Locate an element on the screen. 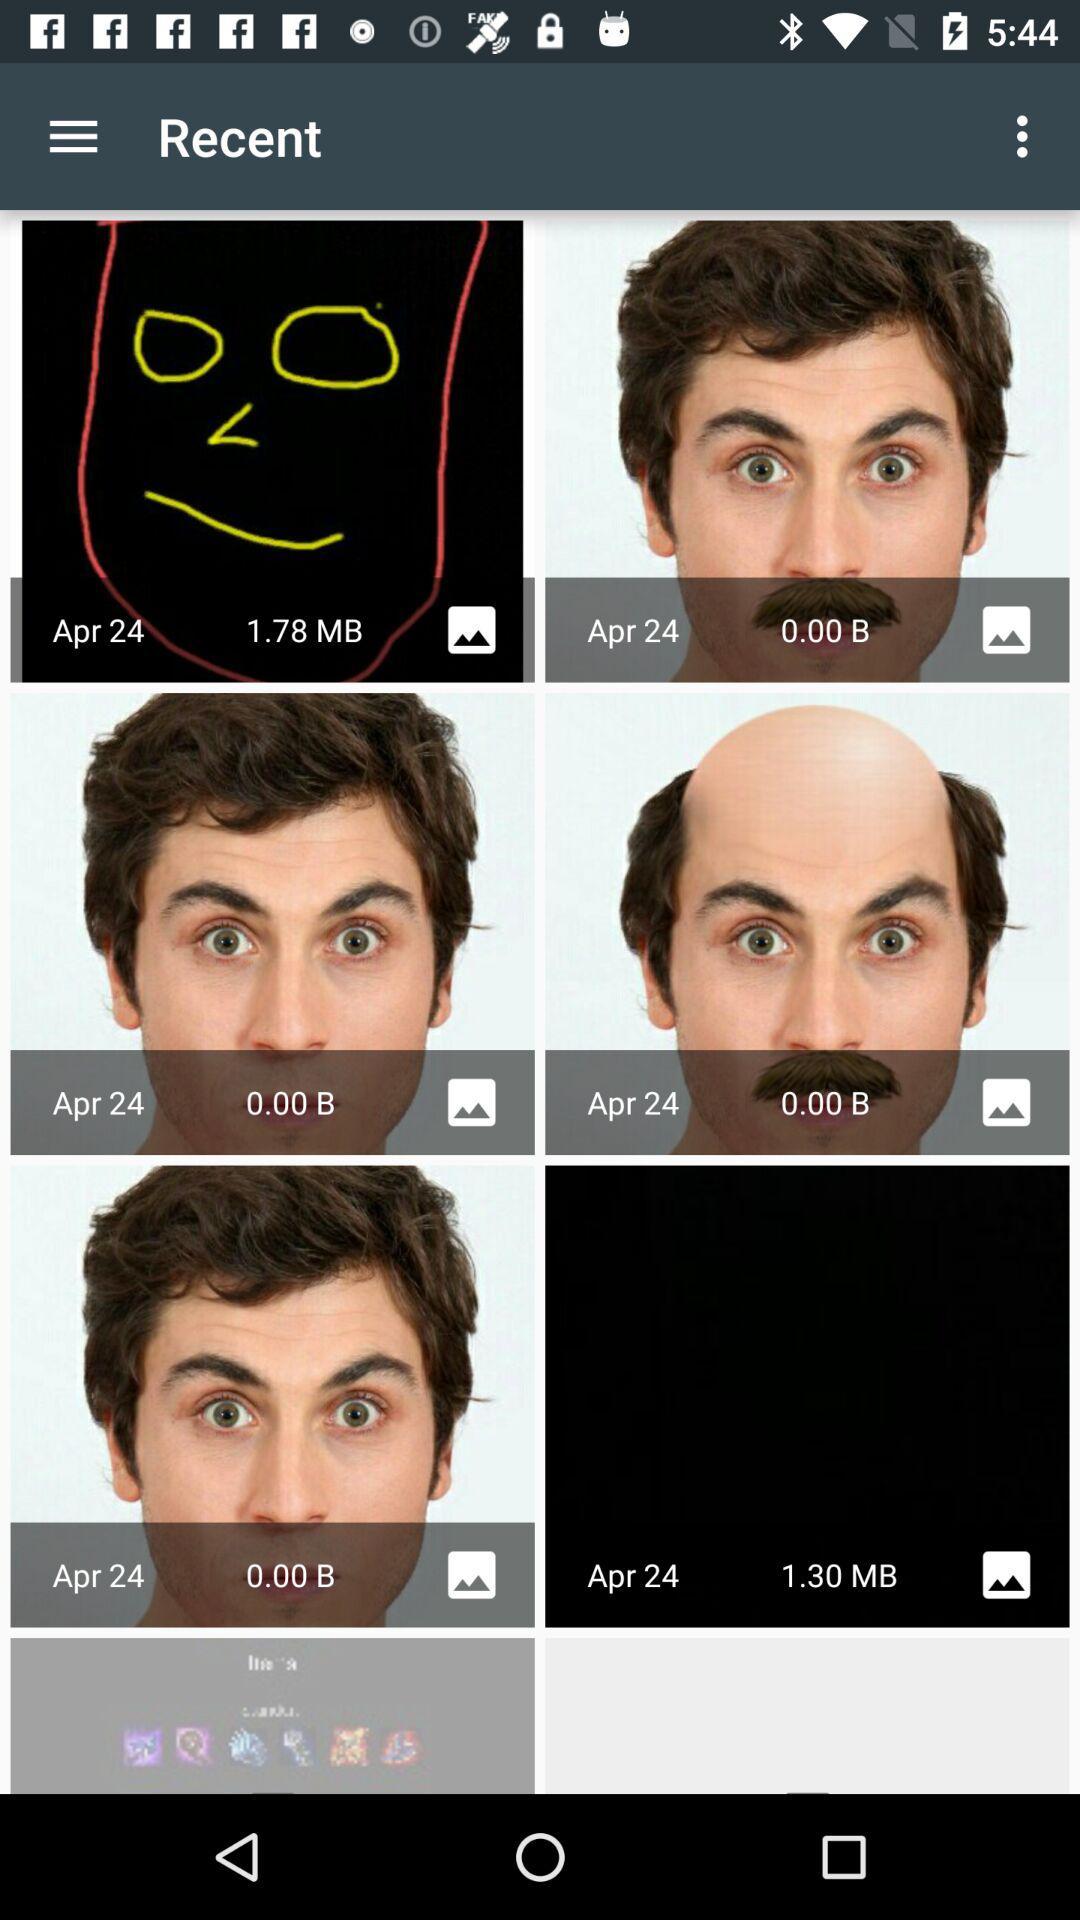 The image size is (1080, 1920). item next to recent icon is located at coordinates (1027, 135).